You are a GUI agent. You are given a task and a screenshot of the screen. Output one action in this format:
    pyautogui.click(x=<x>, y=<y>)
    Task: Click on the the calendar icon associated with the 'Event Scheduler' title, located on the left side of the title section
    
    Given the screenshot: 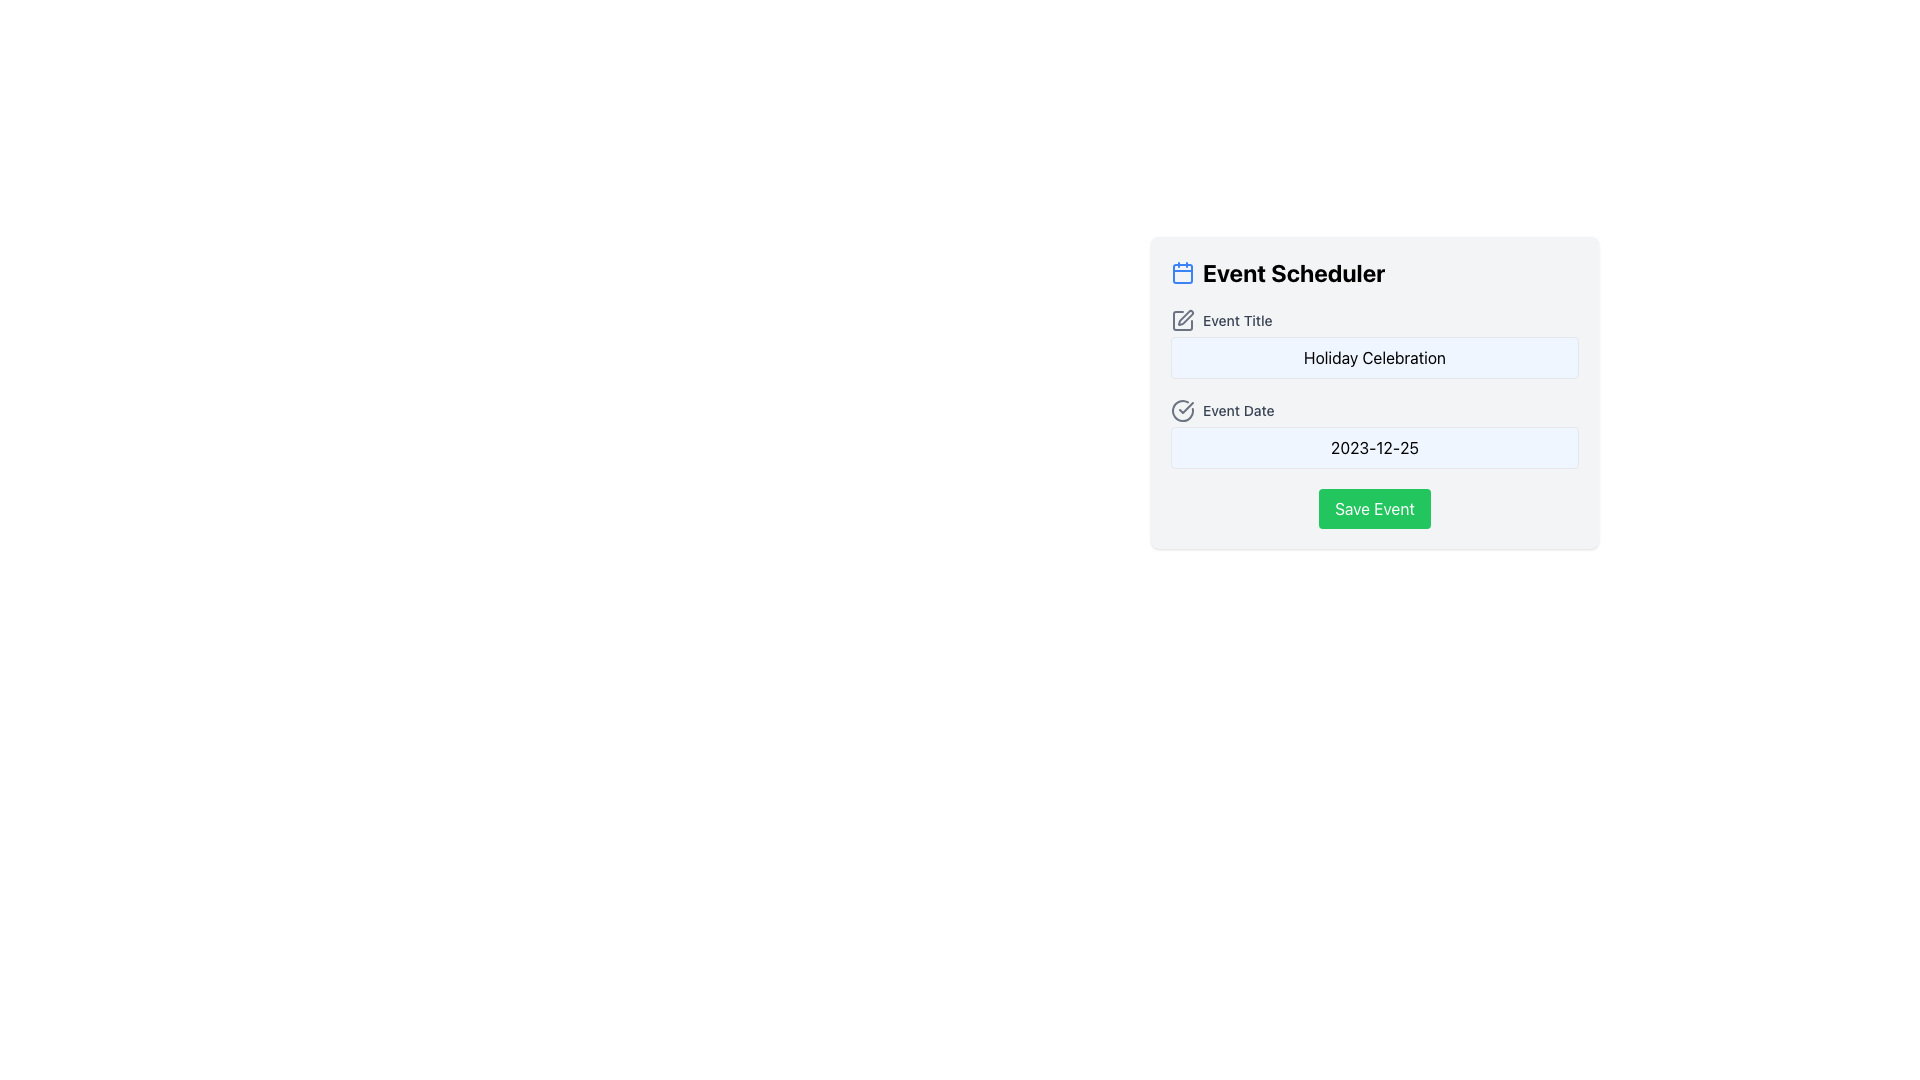 What is the action you would take?
    pyautogui.click(x=1182, y=273)
    